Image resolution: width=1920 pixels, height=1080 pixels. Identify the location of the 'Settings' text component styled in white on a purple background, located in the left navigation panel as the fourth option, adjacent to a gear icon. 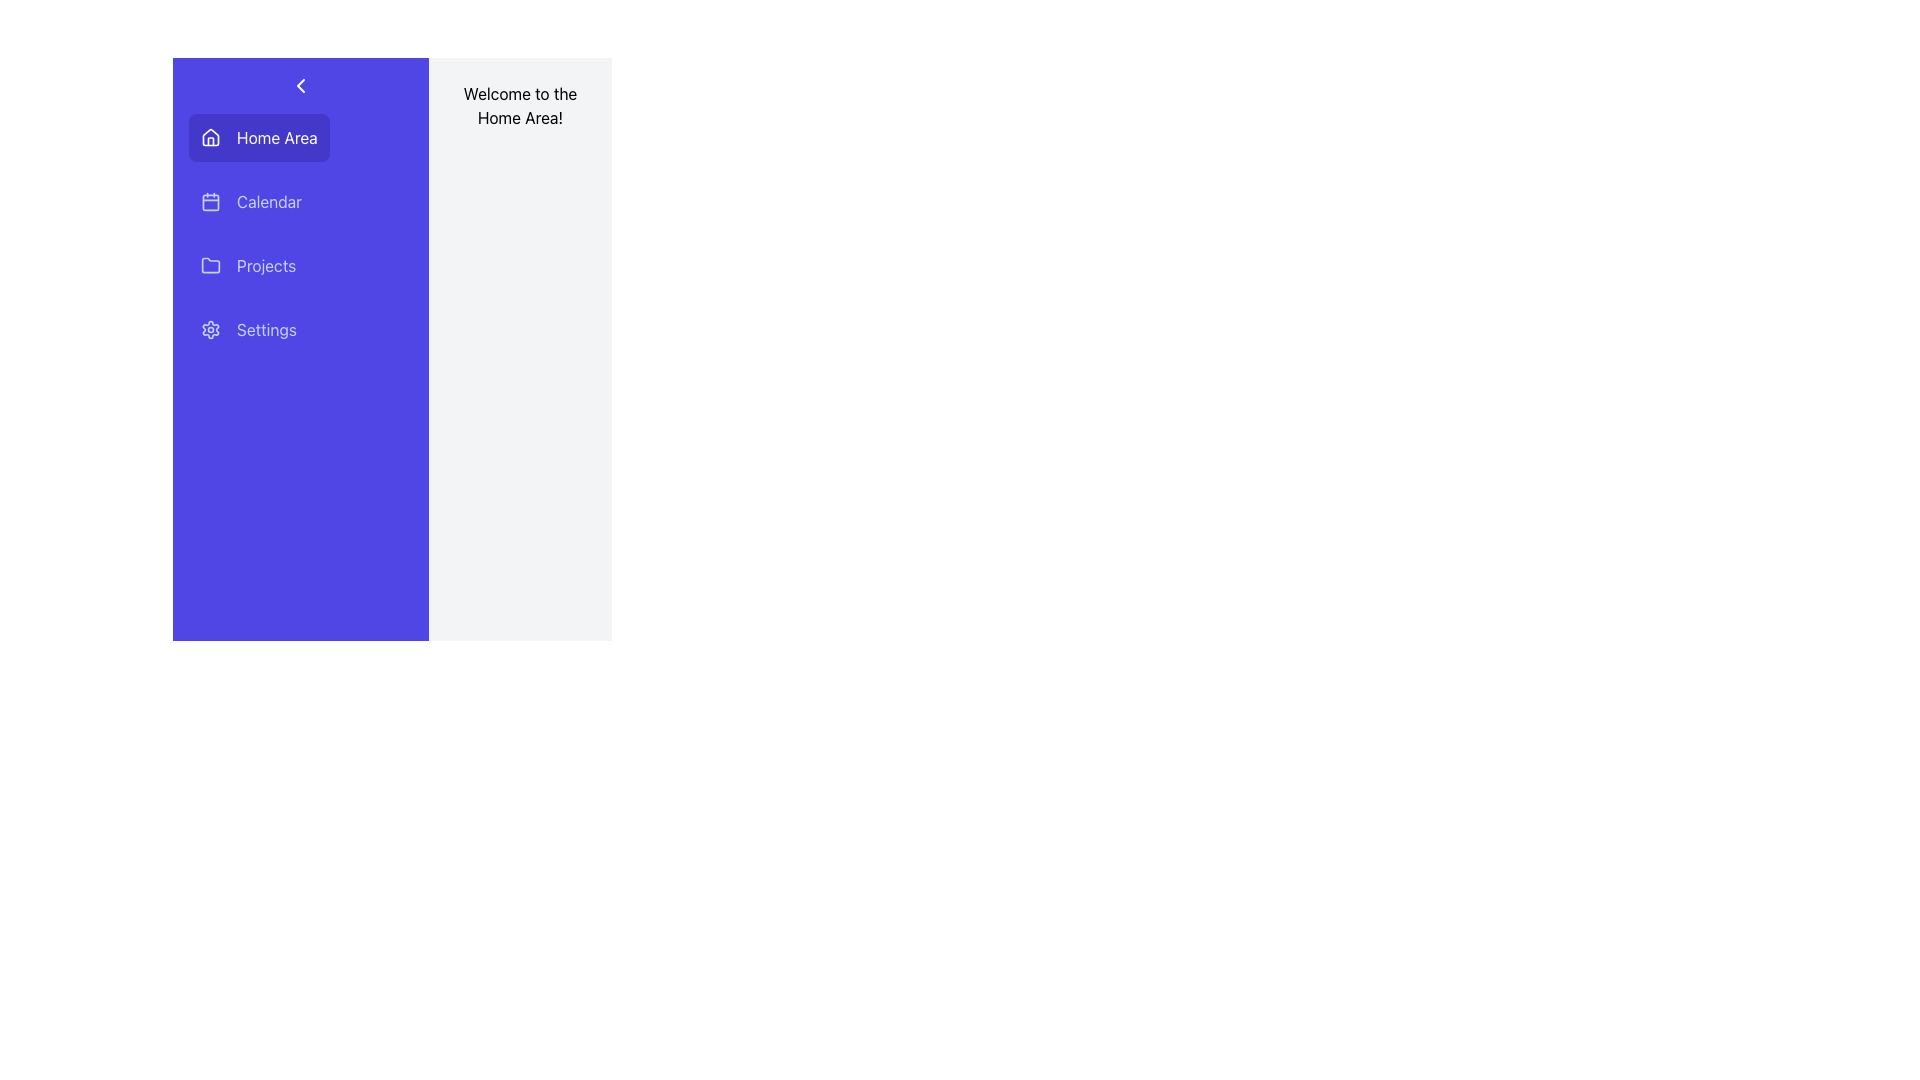
(265, 329).